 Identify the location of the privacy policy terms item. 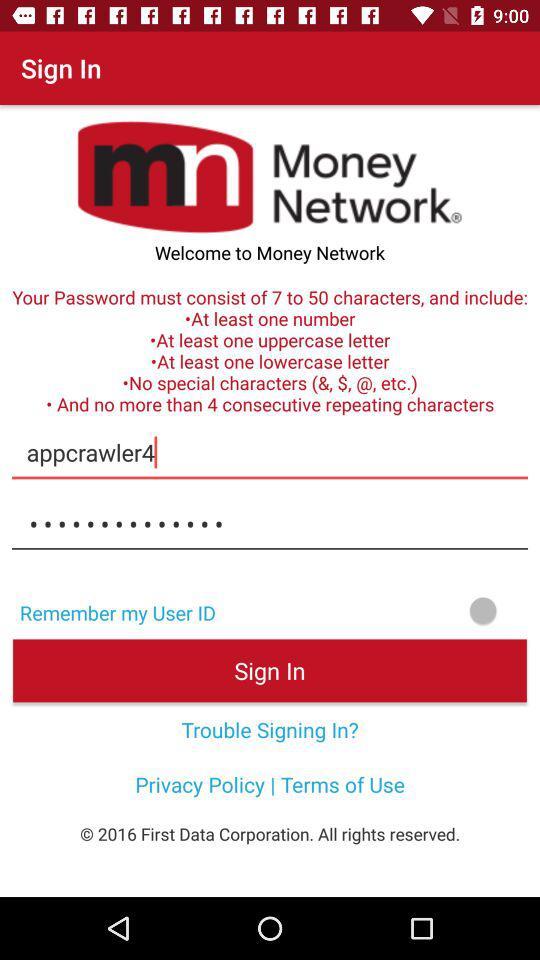
(270, 784).